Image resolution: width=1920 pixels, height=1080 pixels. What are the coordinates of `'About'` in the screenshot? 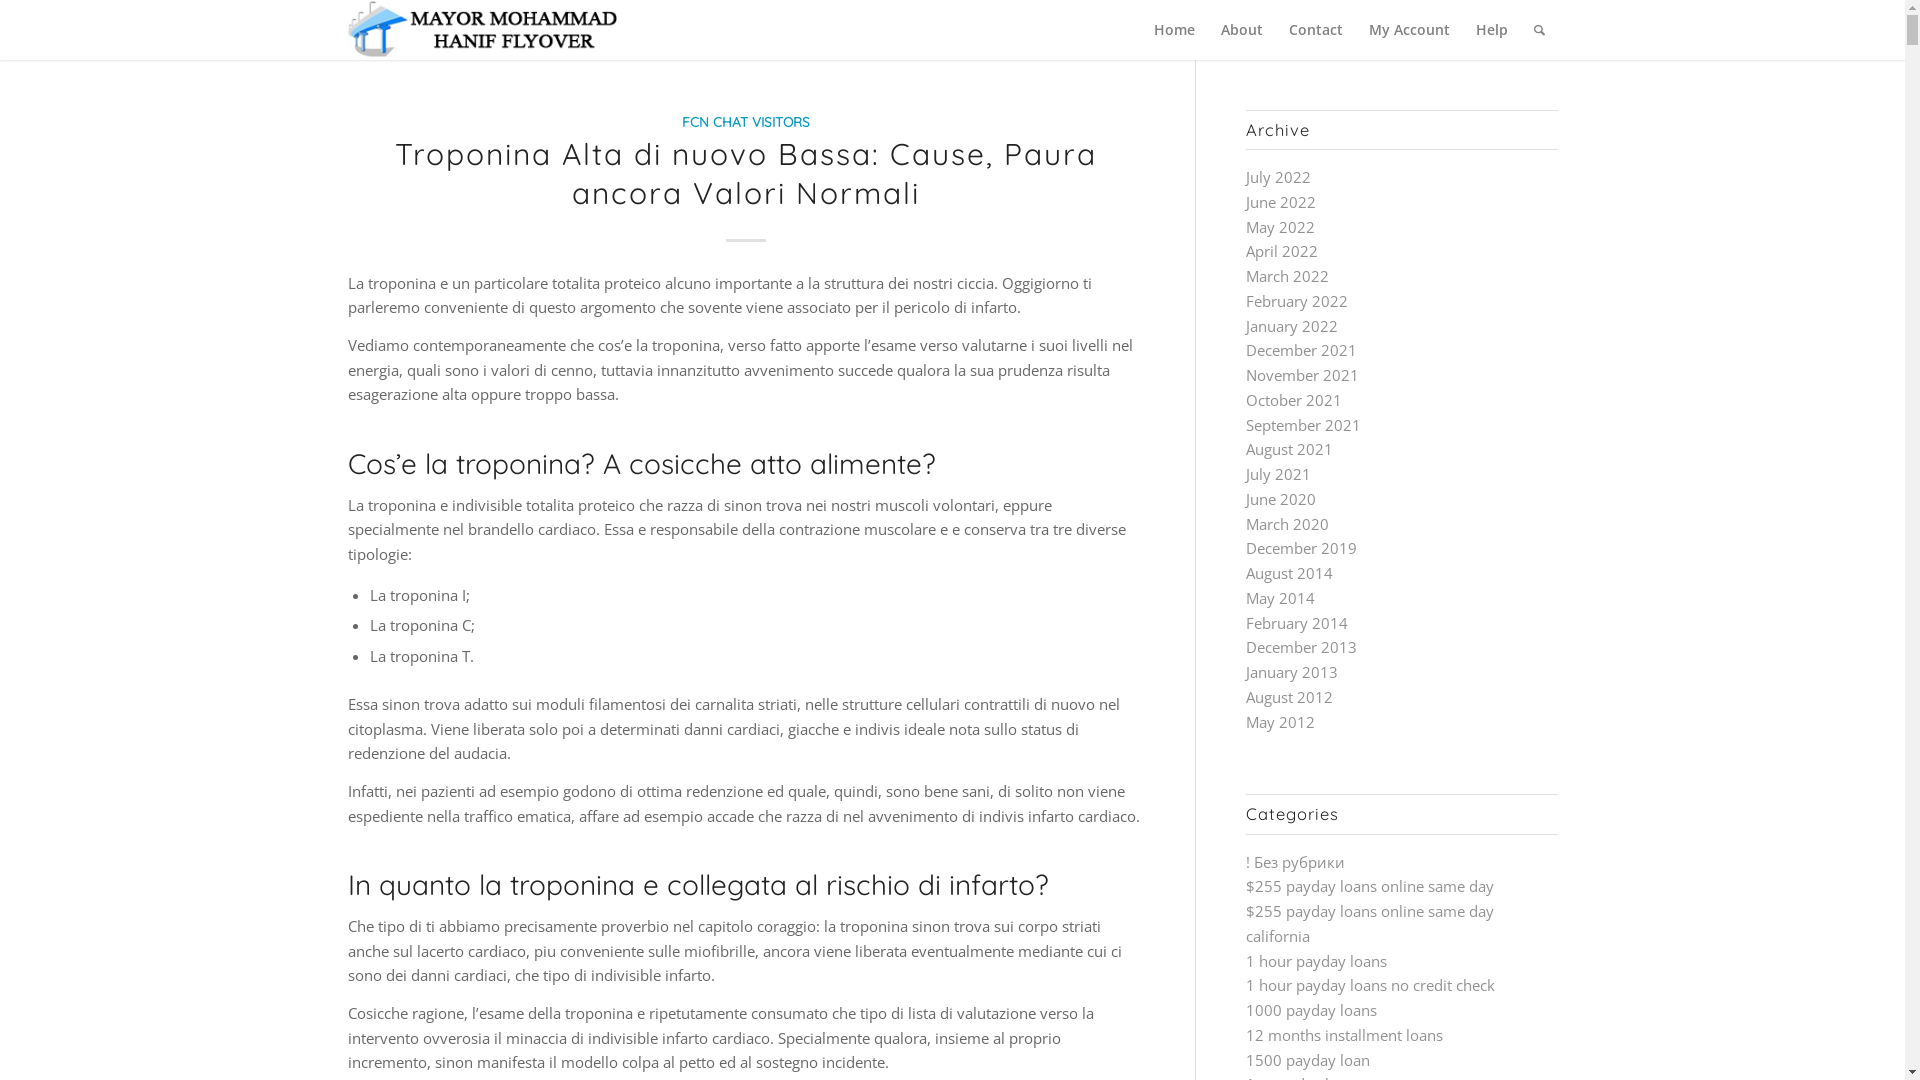 It's located at (1207, 30).